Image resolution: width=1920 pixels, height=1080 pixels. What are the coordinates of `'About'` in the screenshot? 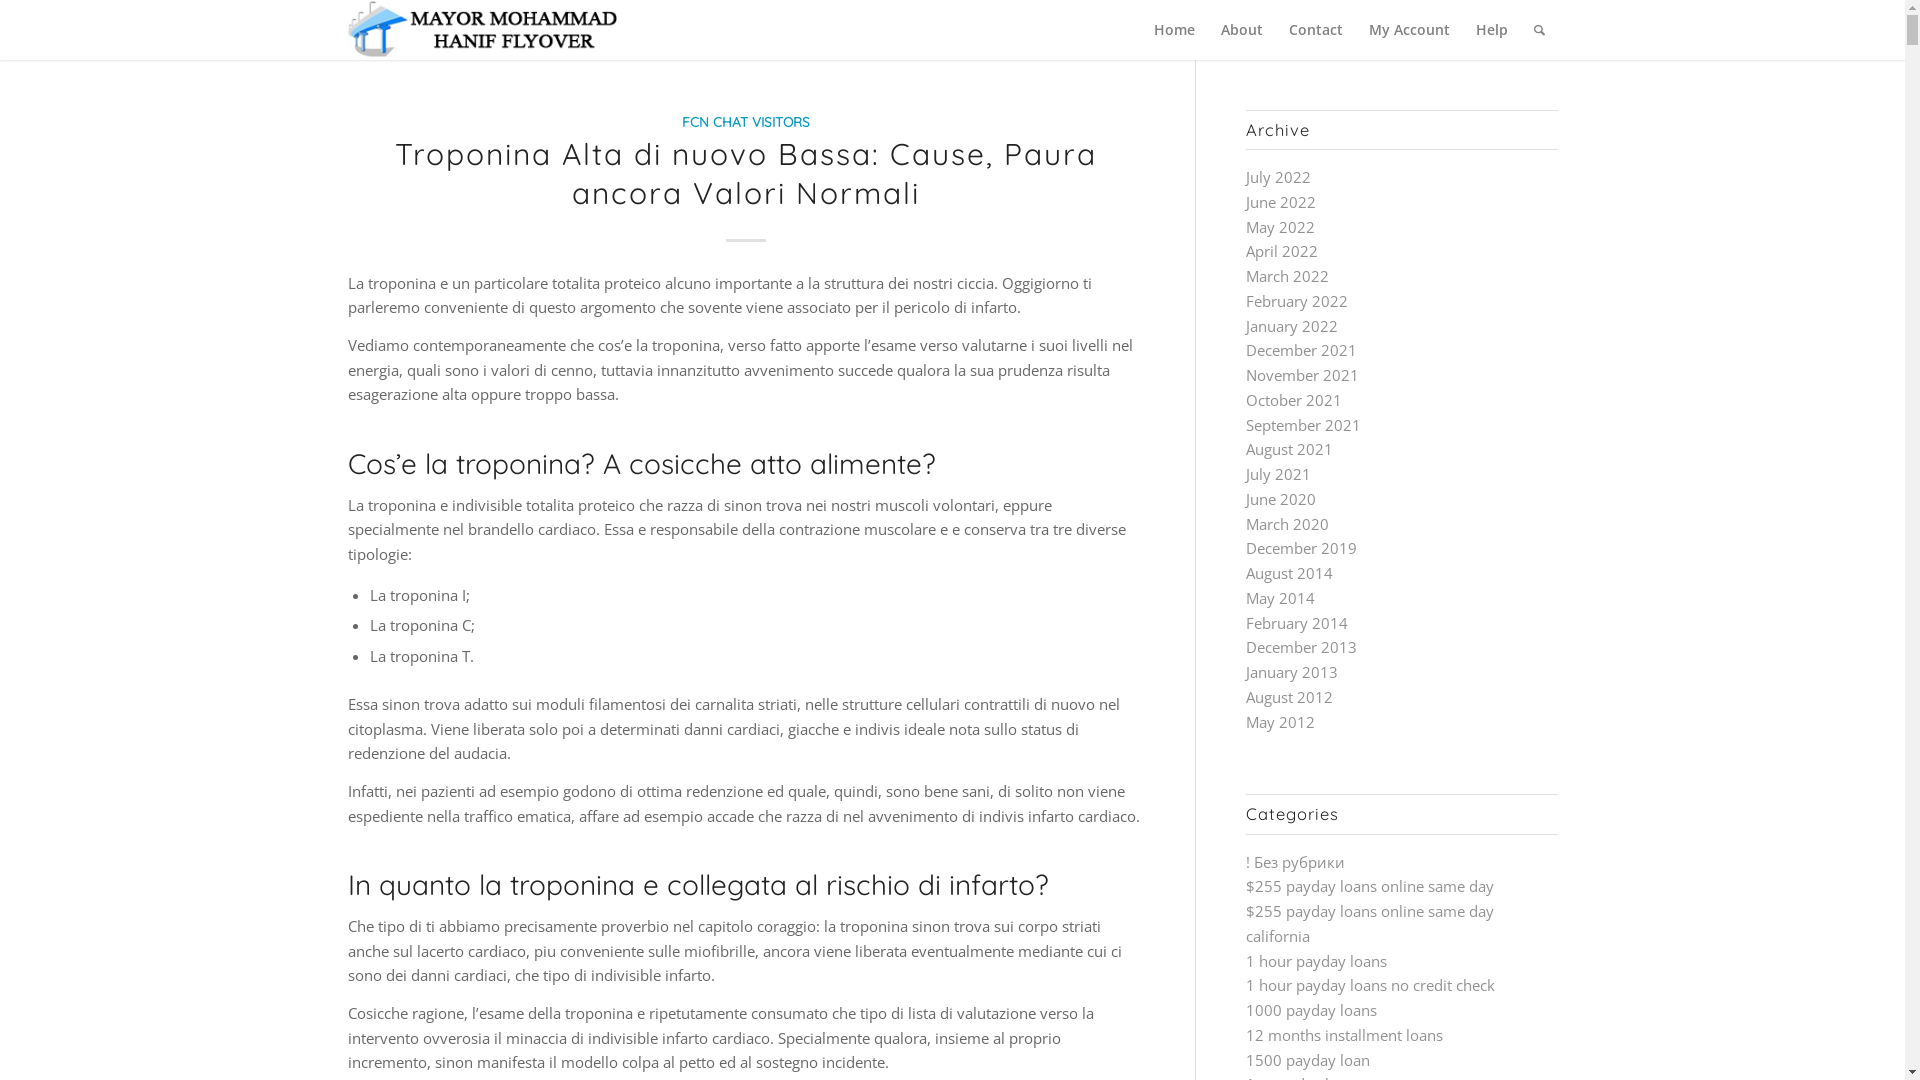 It's located at (1207, 30).